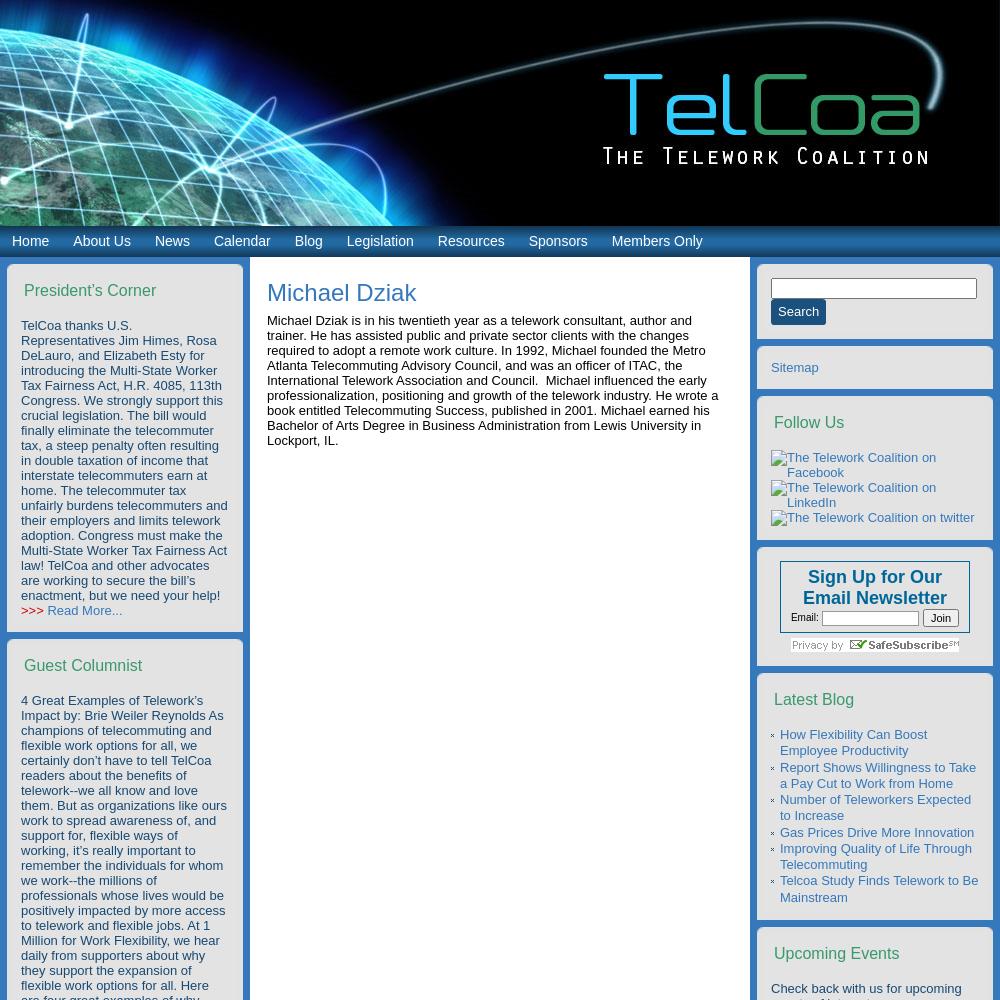 The height and width of the screenshot is (1000, 1000). I want to click on 'Follow Us', so click(809, 422).